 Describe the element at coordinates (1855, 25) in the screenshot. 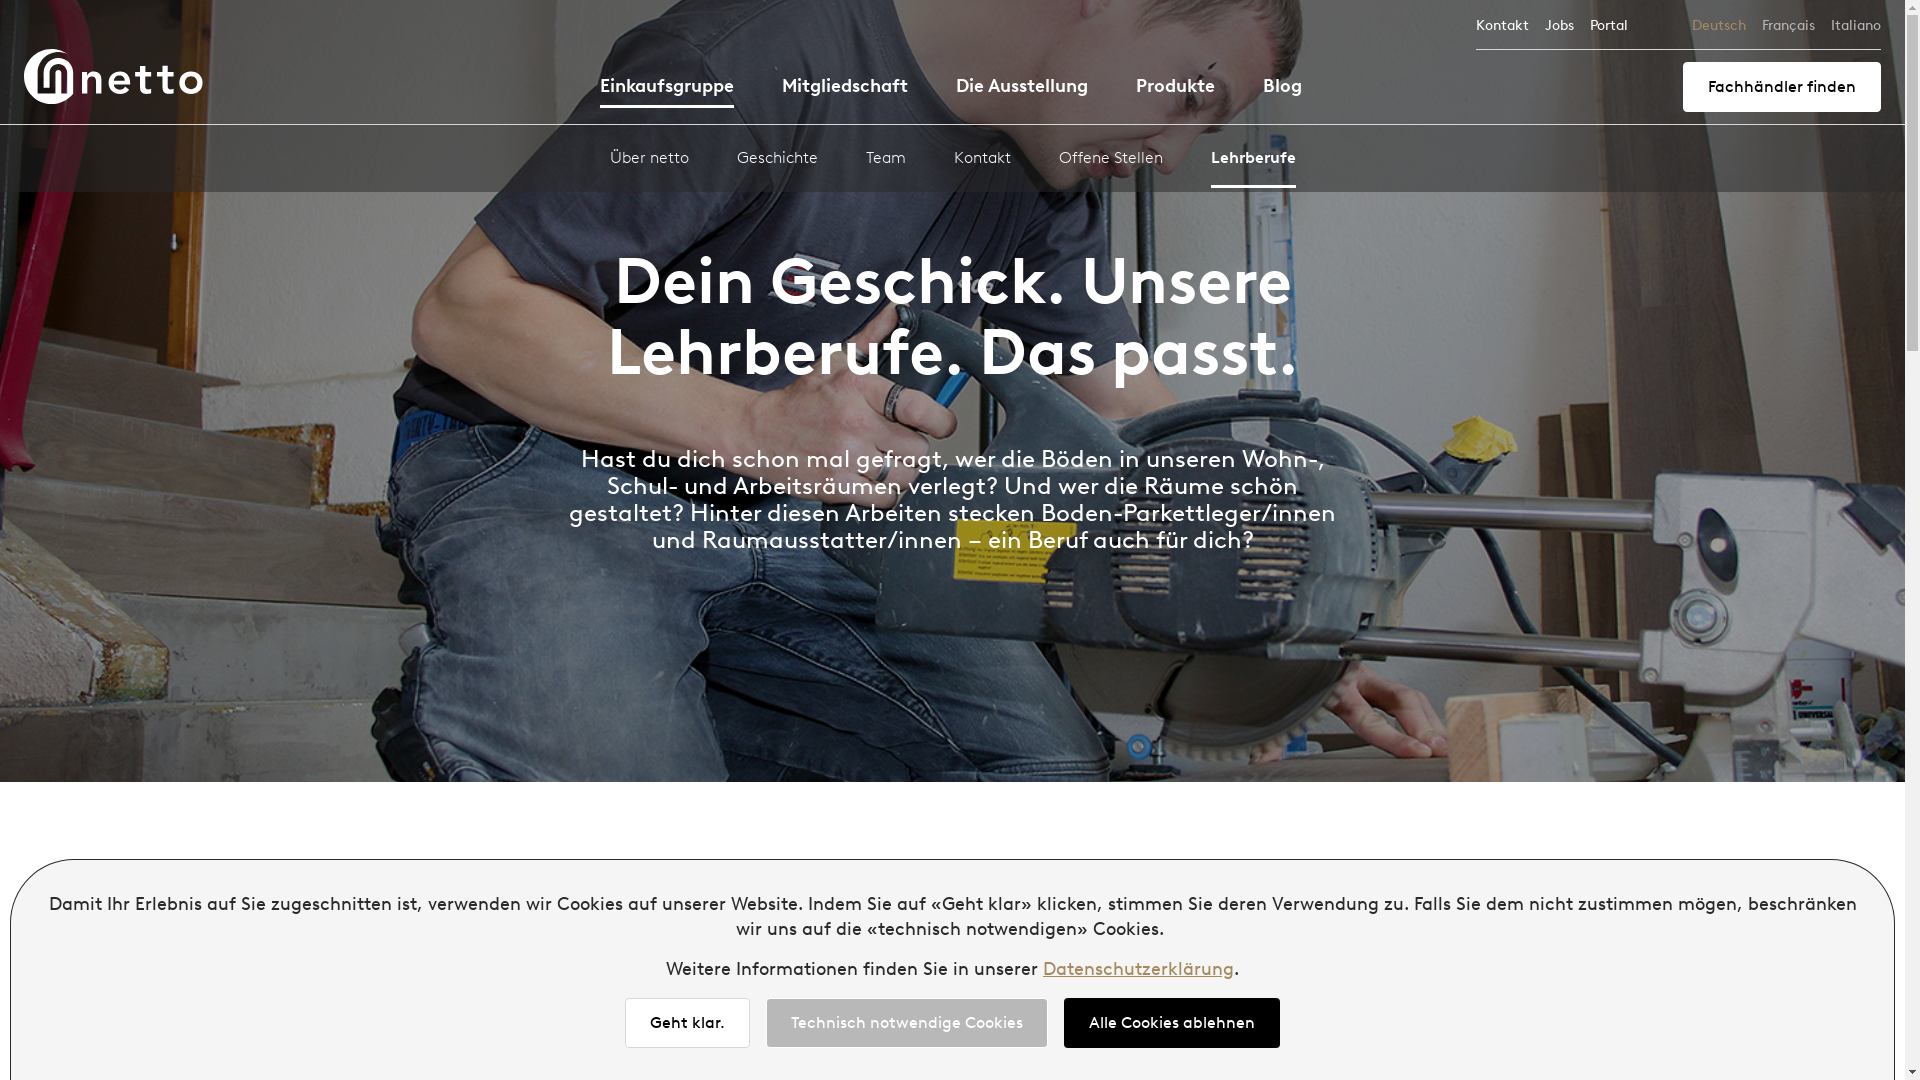

I see `'Italiano'` at that location.